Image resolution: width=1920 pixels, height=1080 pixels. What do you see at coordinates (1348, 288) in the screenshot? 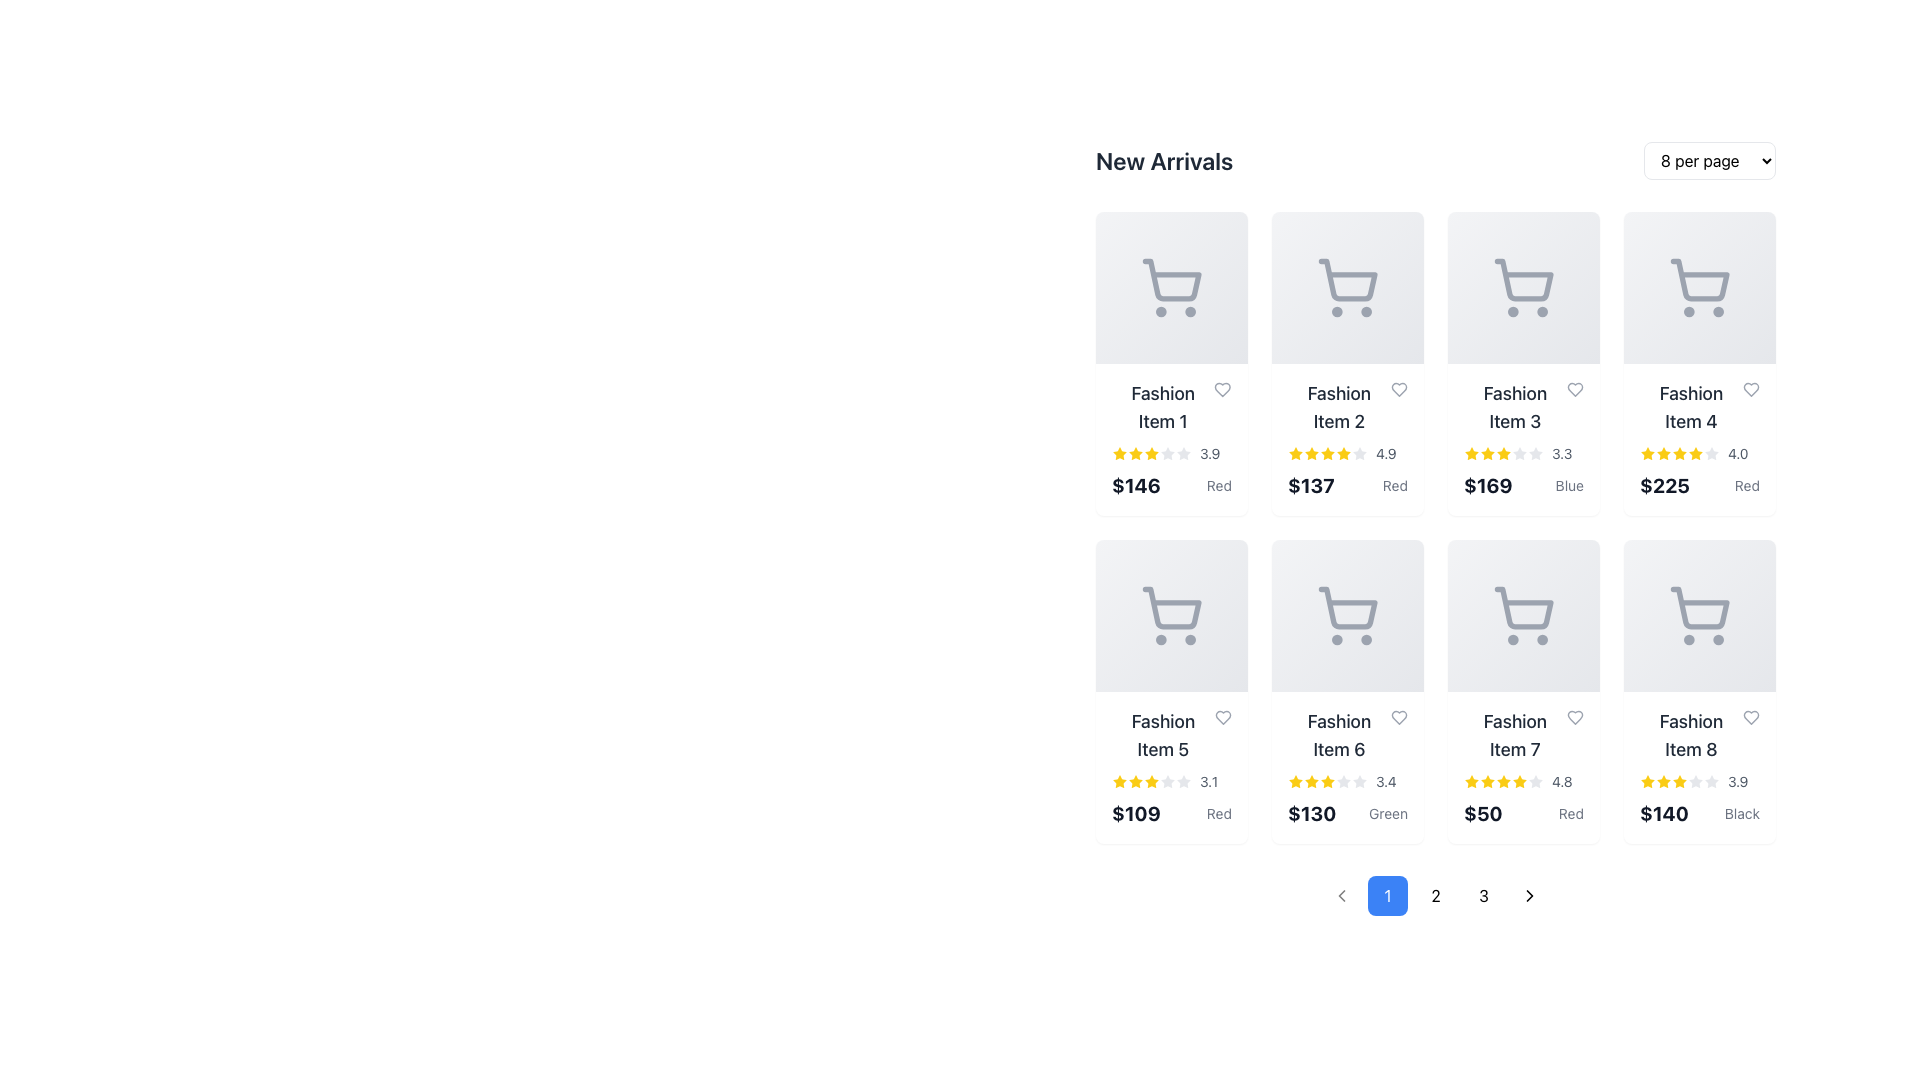
I see `the 'Add to Cart' icon located centrally within the 'Fashion Item 2' card in the first row of the grid layout` at bounding box center [1348, 288].